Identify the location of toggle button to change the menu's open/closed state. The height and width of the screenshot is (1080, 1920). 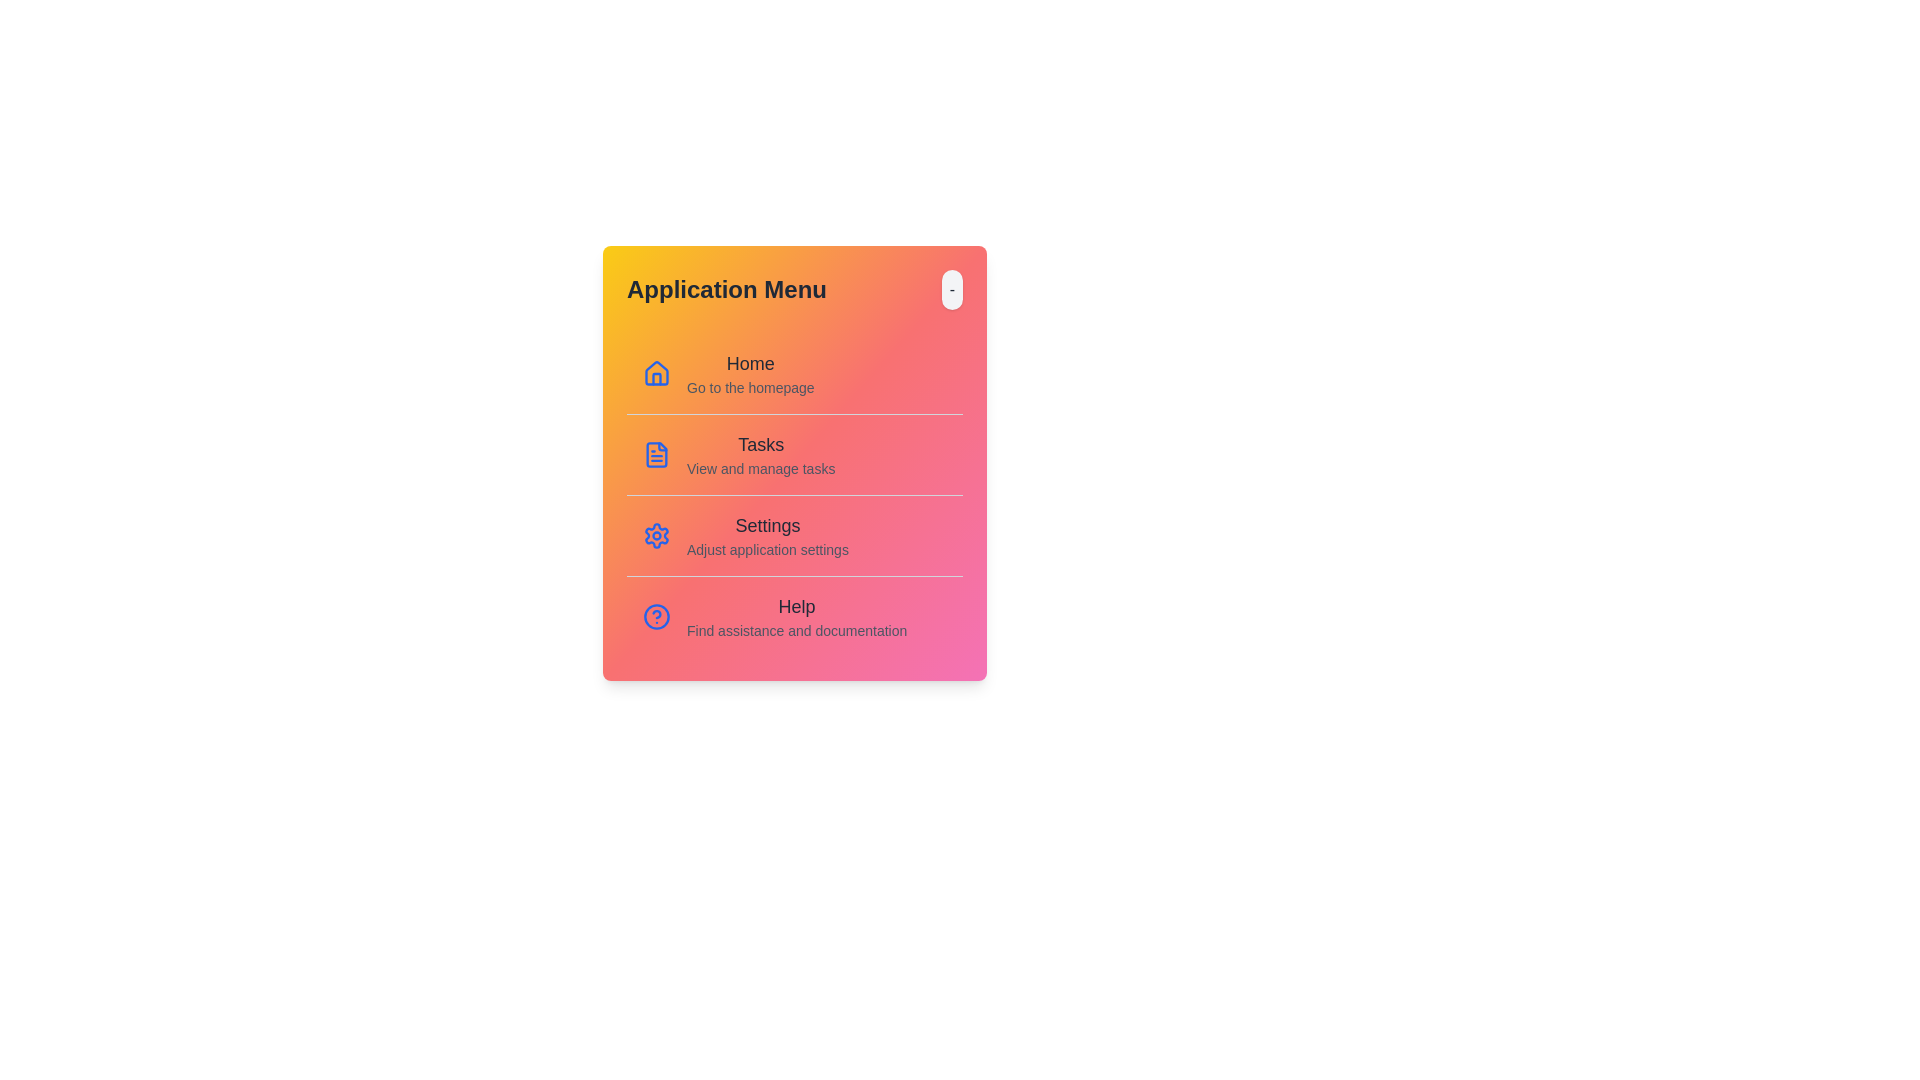
(950, 289).